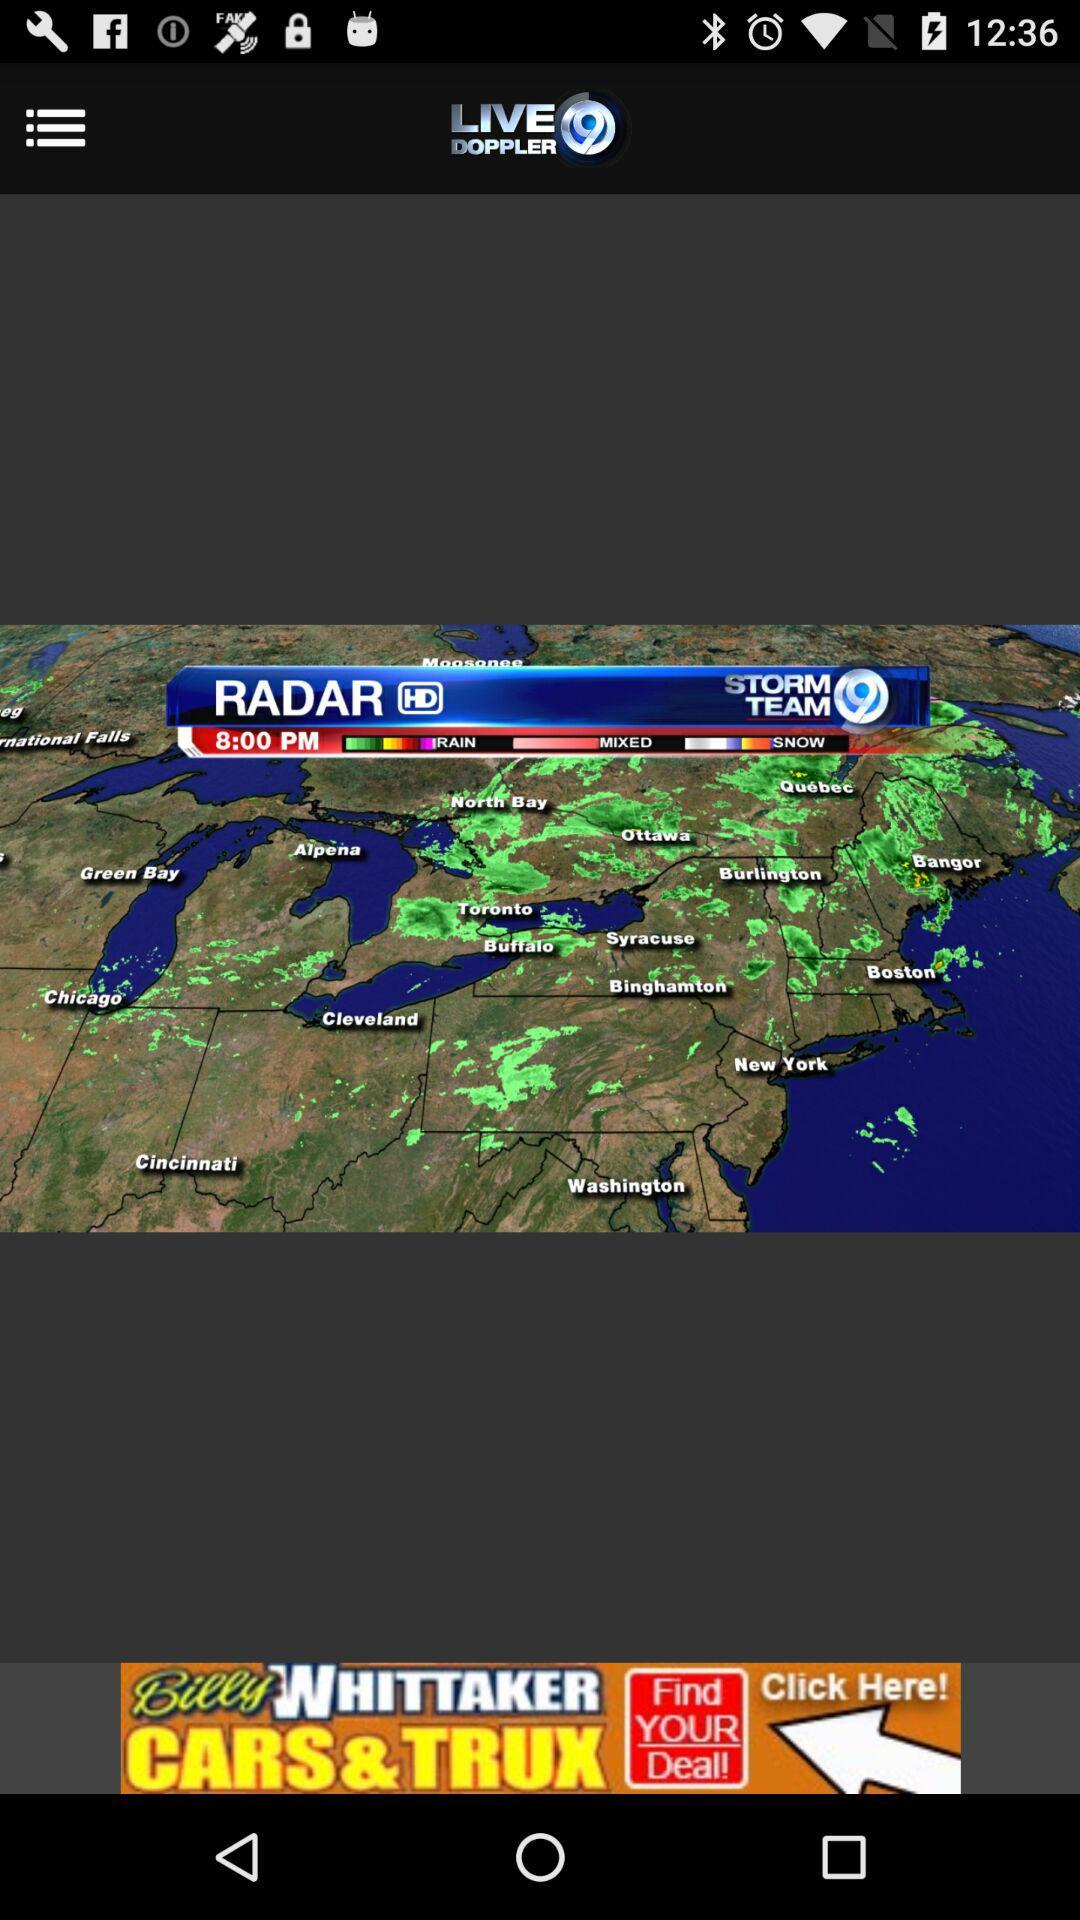 Image resolution: width=1080 pixels, height=1920 pixels. What do you see at coordinates (540, 1727) in the screenshot?
I see `open advertisement banner` at bounding box center [540, 1727].